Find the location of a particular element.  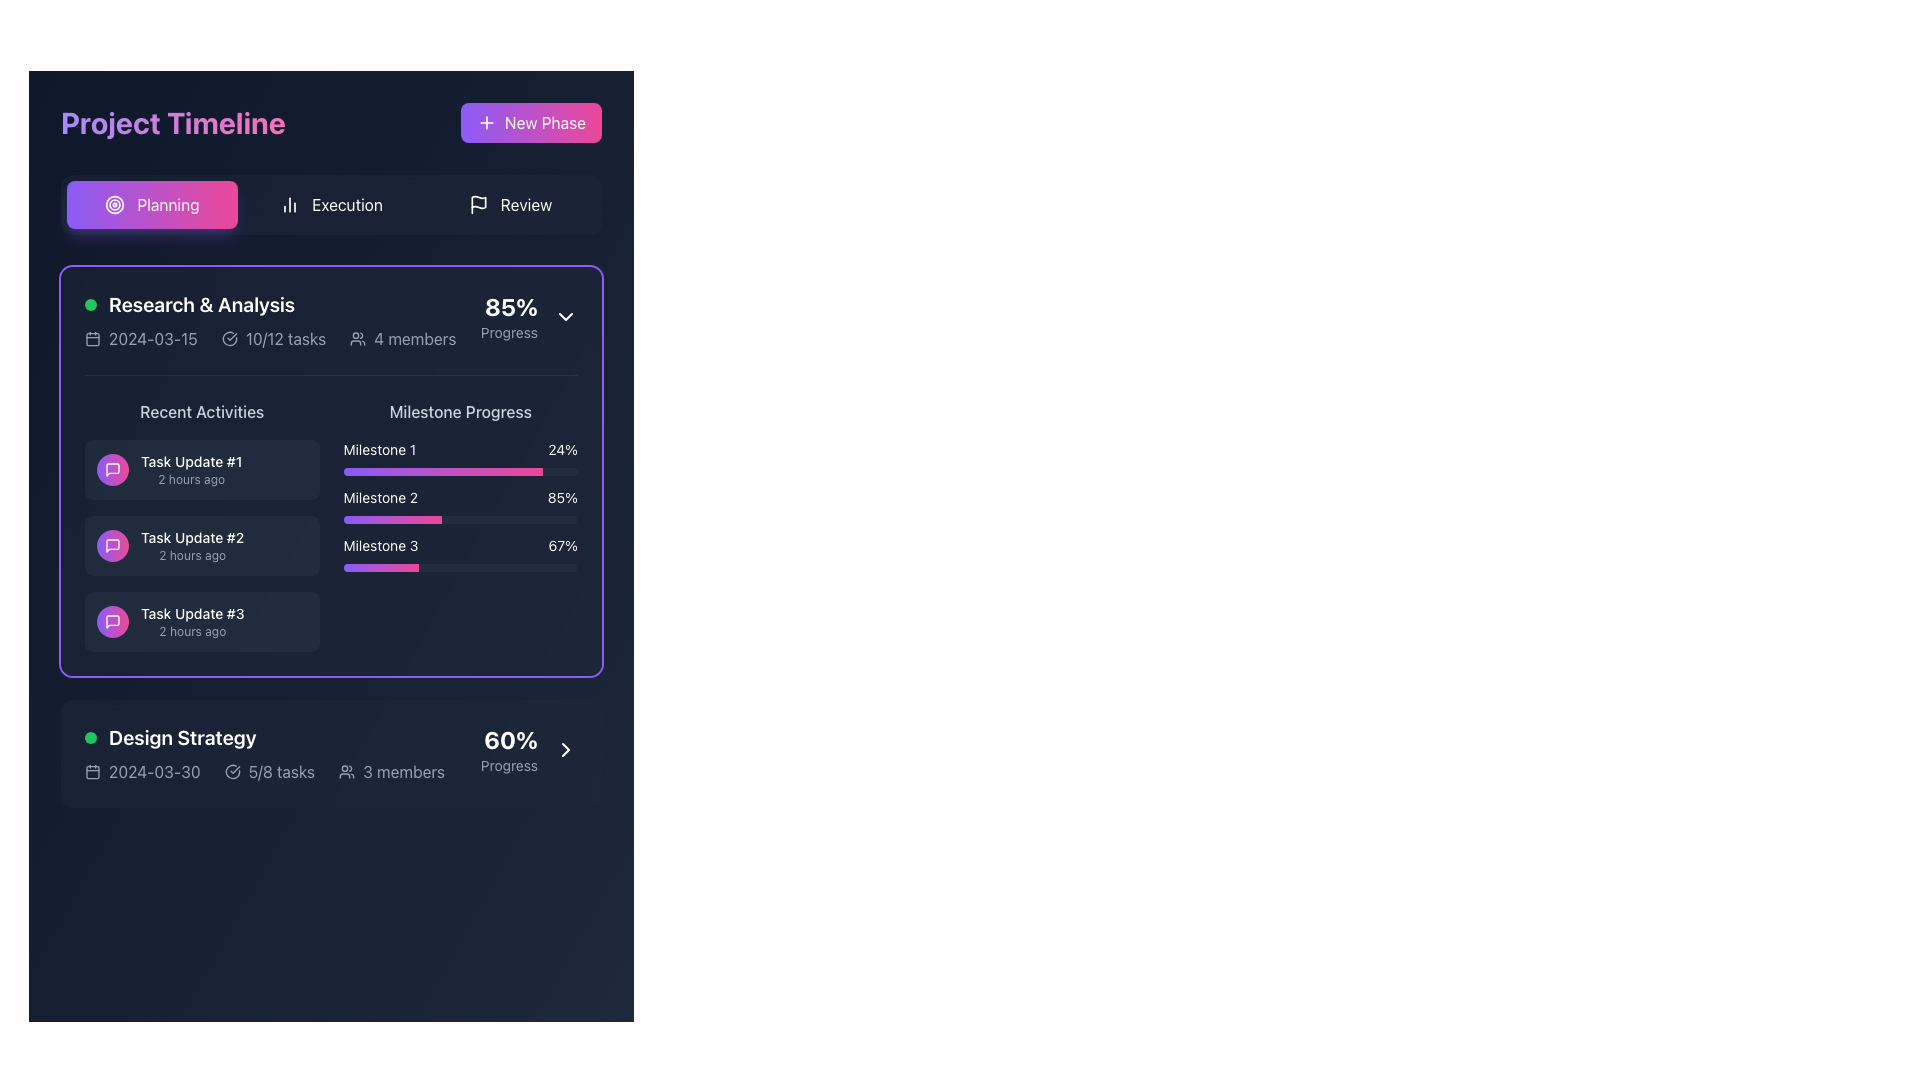

the rightward-chevron icon located in the 'Design Strategy' section is located at coordinates (565, 749).